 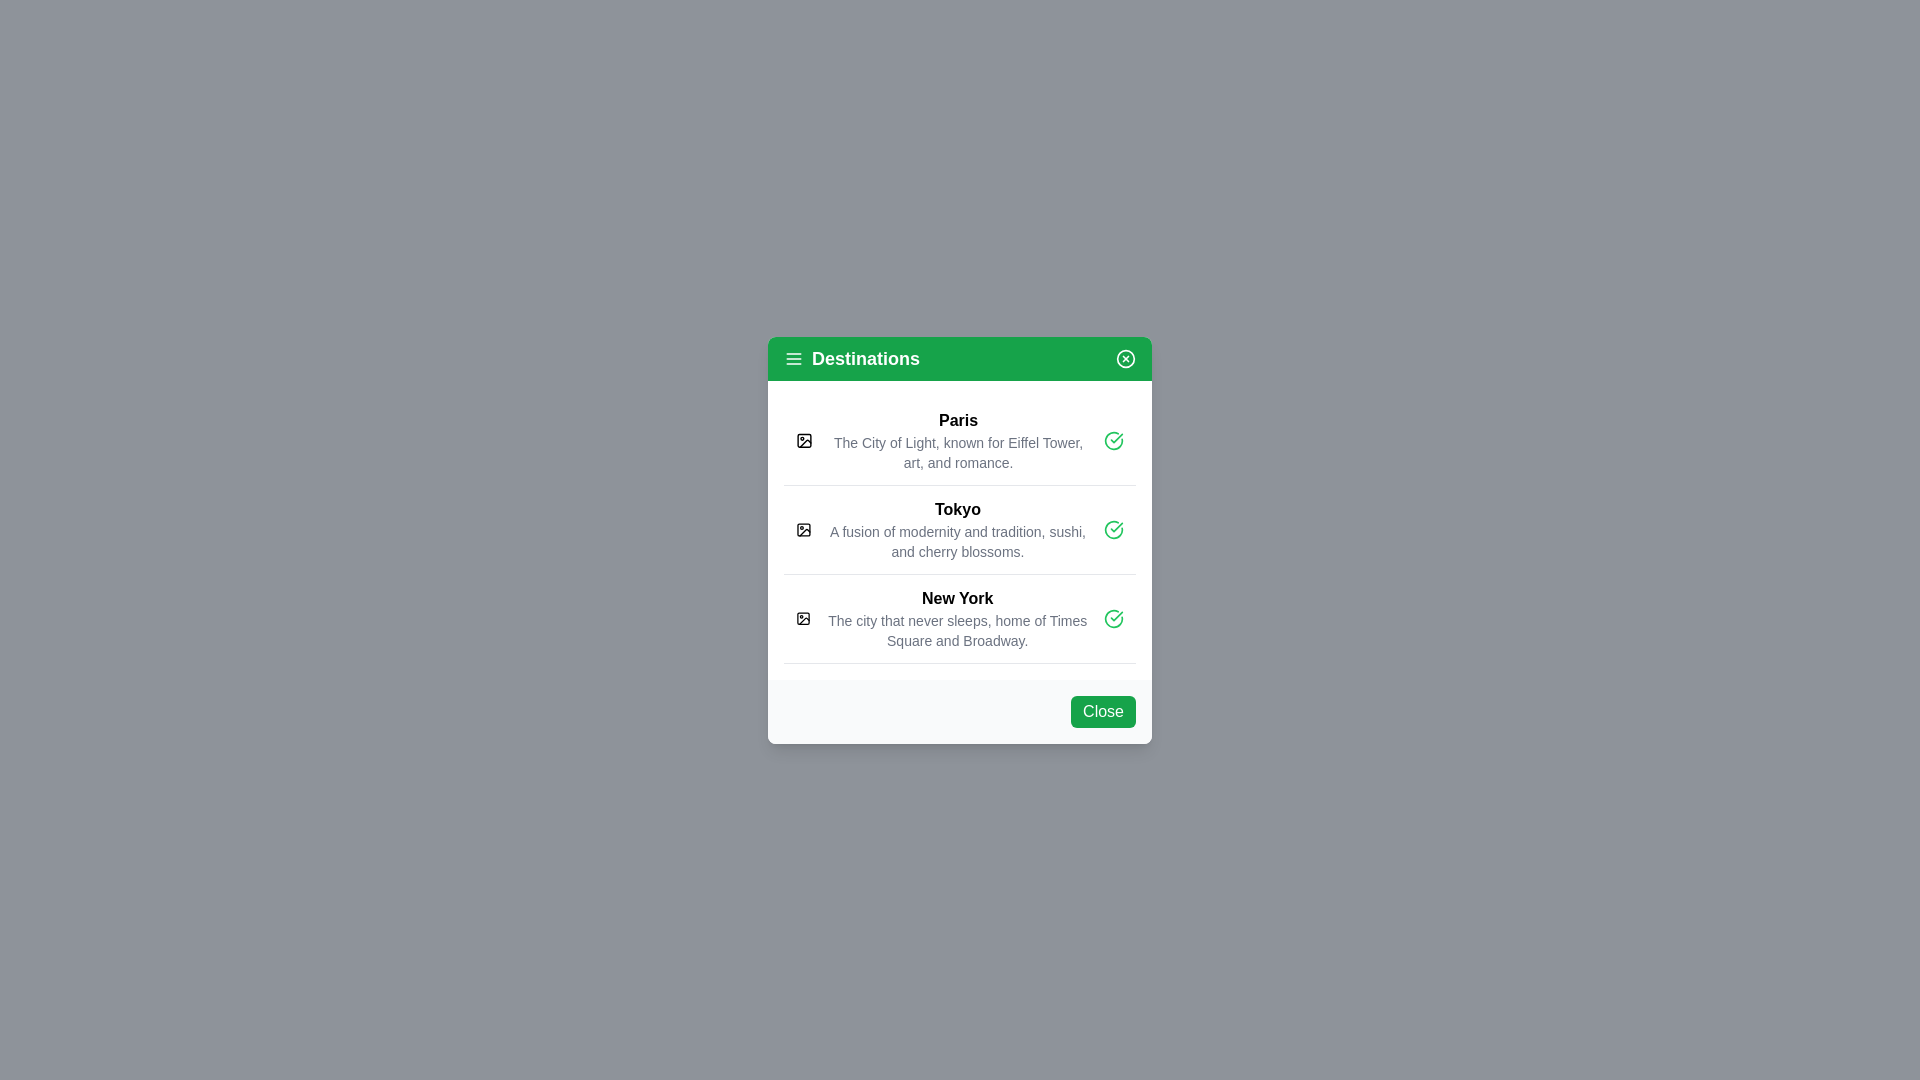 What do you see at coordinates (956, 630) in the screenshot?
I see `text label displaying supplemental descriptive information about New York, which says: 'The city that never sleeps, home of Times Square and Broadway.'` at bounding box center [956, 630].